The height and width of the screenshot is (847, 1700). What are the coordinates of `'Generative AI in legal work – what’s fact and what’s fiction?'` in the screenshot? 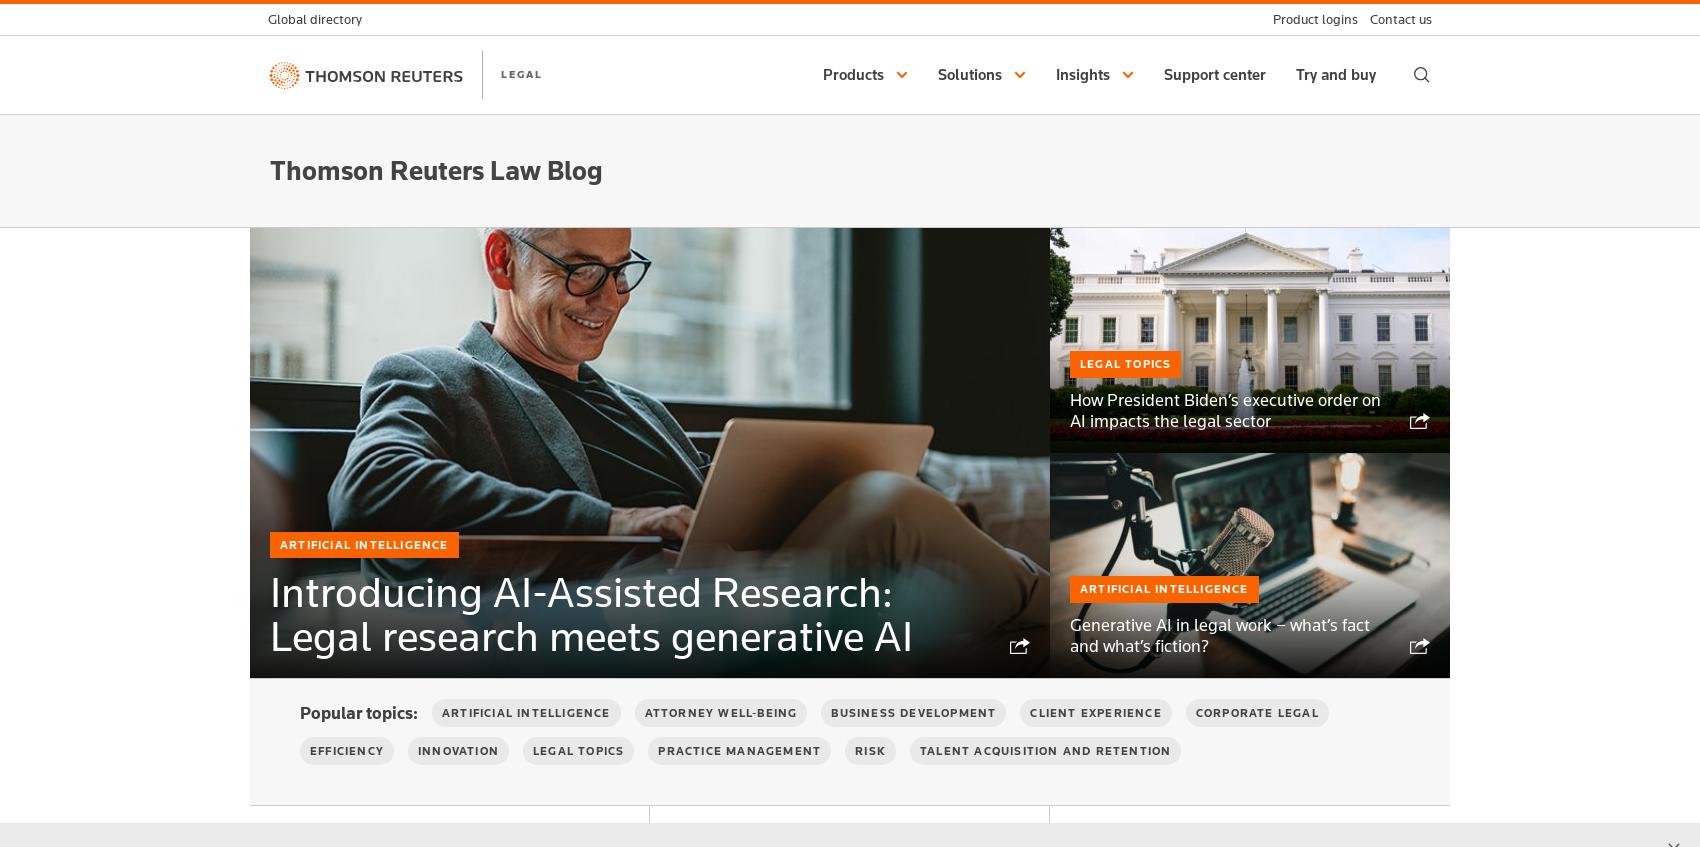 It's located at (1218, 633).